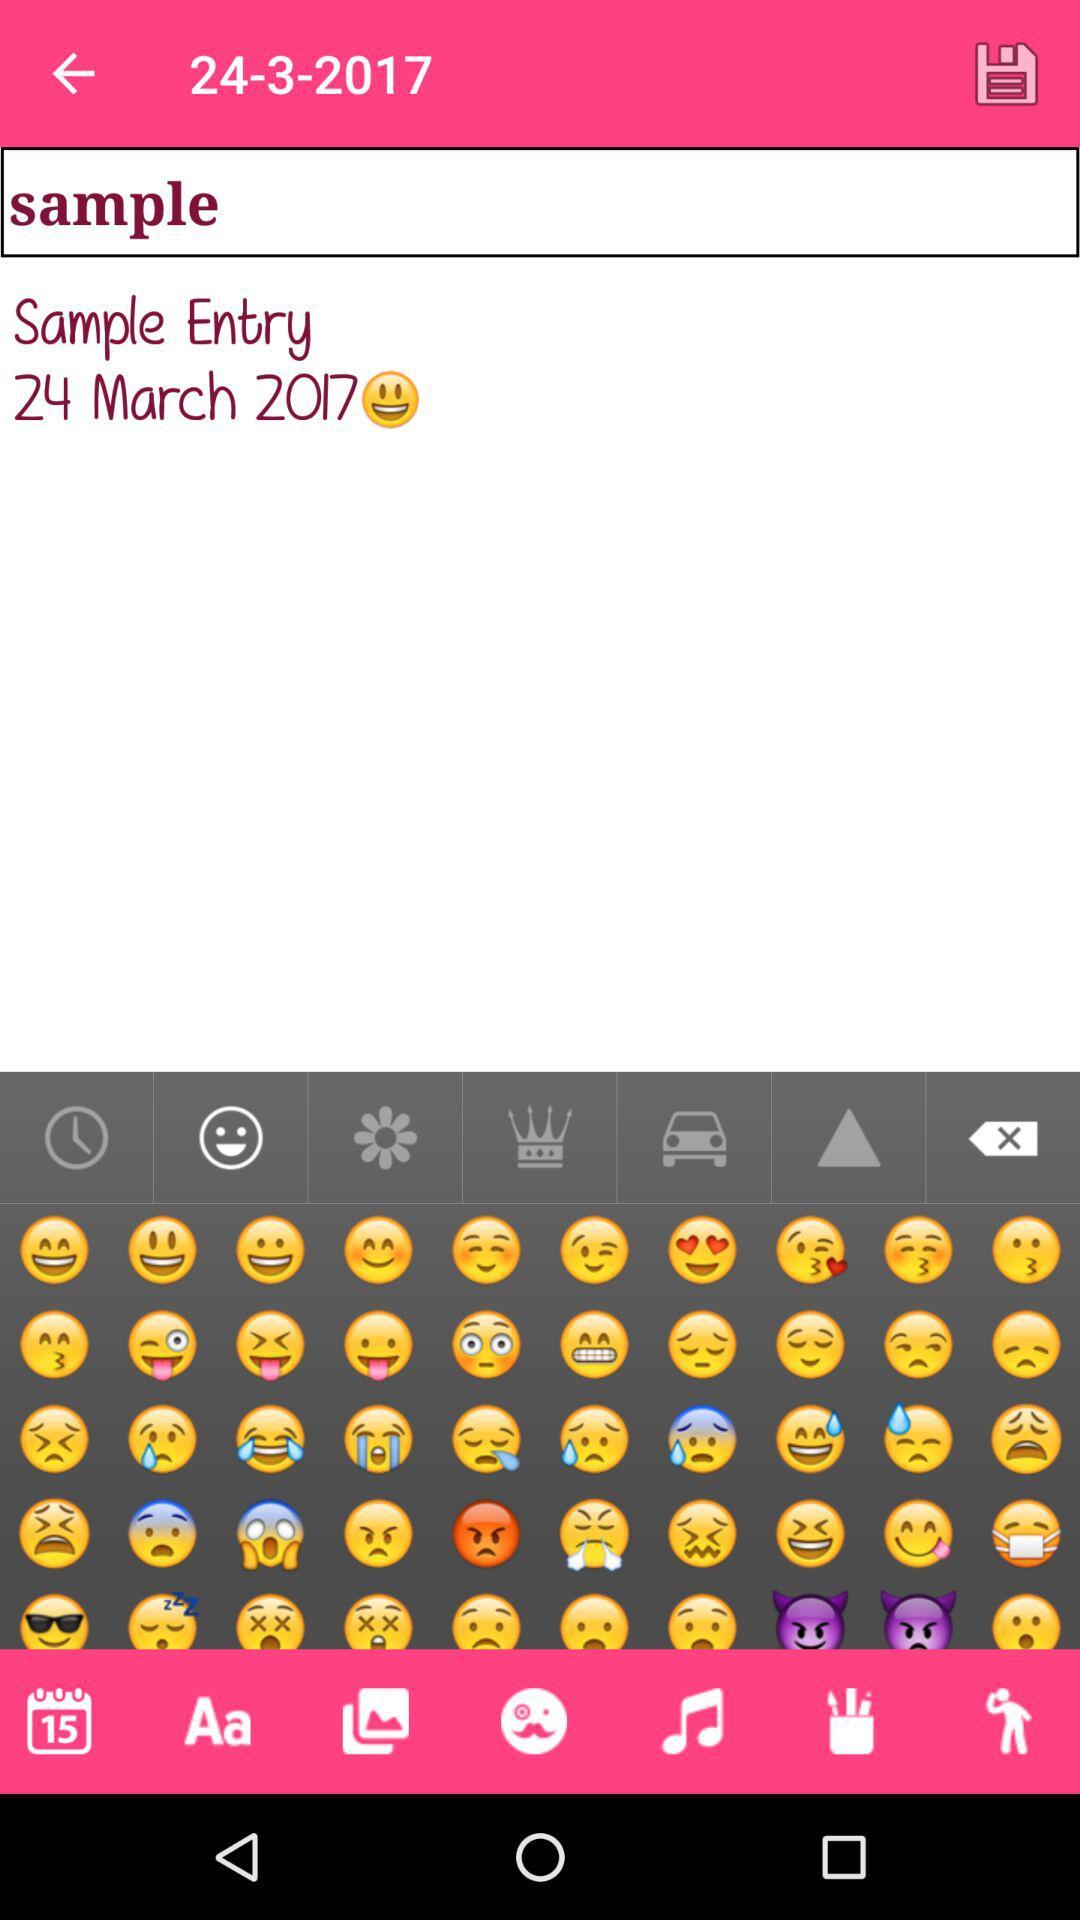 This screenshot has height=1920, width=1080. What do you see at coordinates (693, 1137) in the screenshot?
I see `the chat icon` at bounding box center [693, 1137].